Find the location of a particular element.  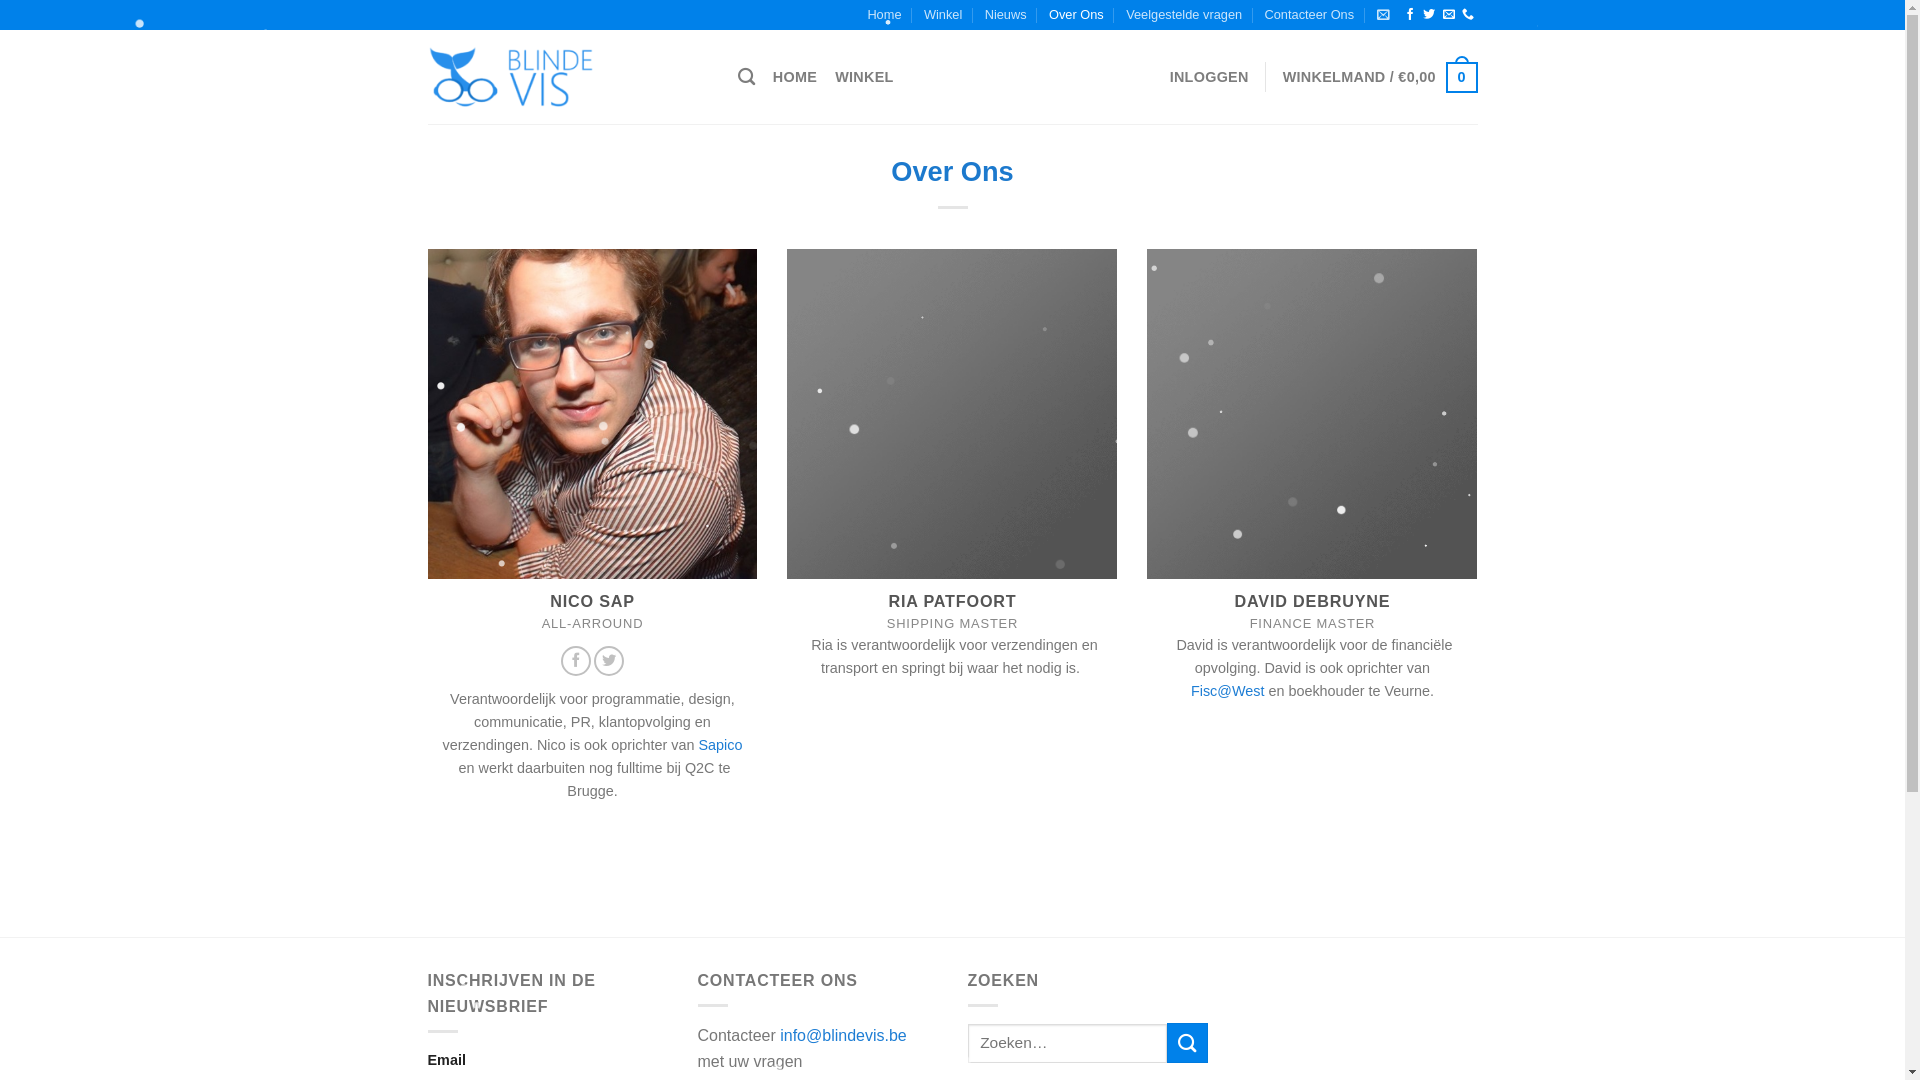

'HOME' is located at coordinates (794, 76).